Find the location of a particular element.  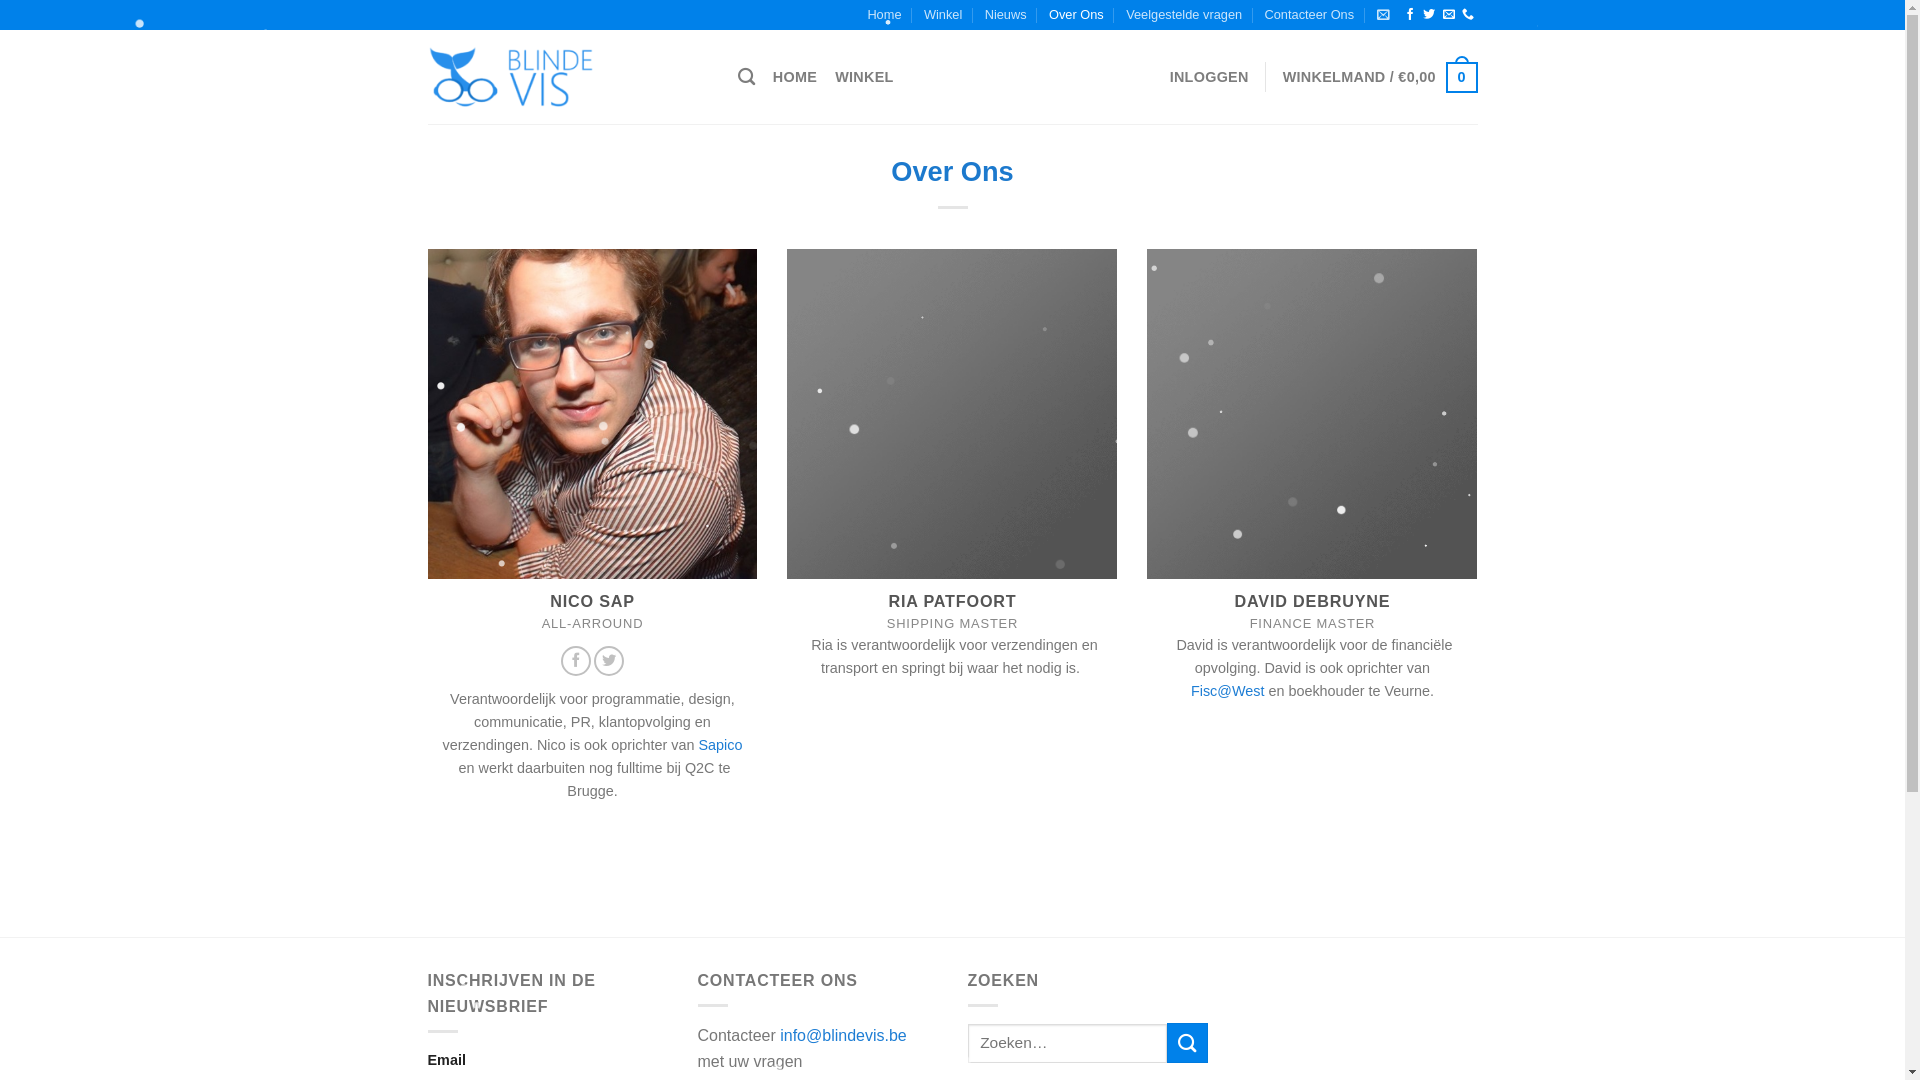

'HOME' is located at coordinates (794, 76).